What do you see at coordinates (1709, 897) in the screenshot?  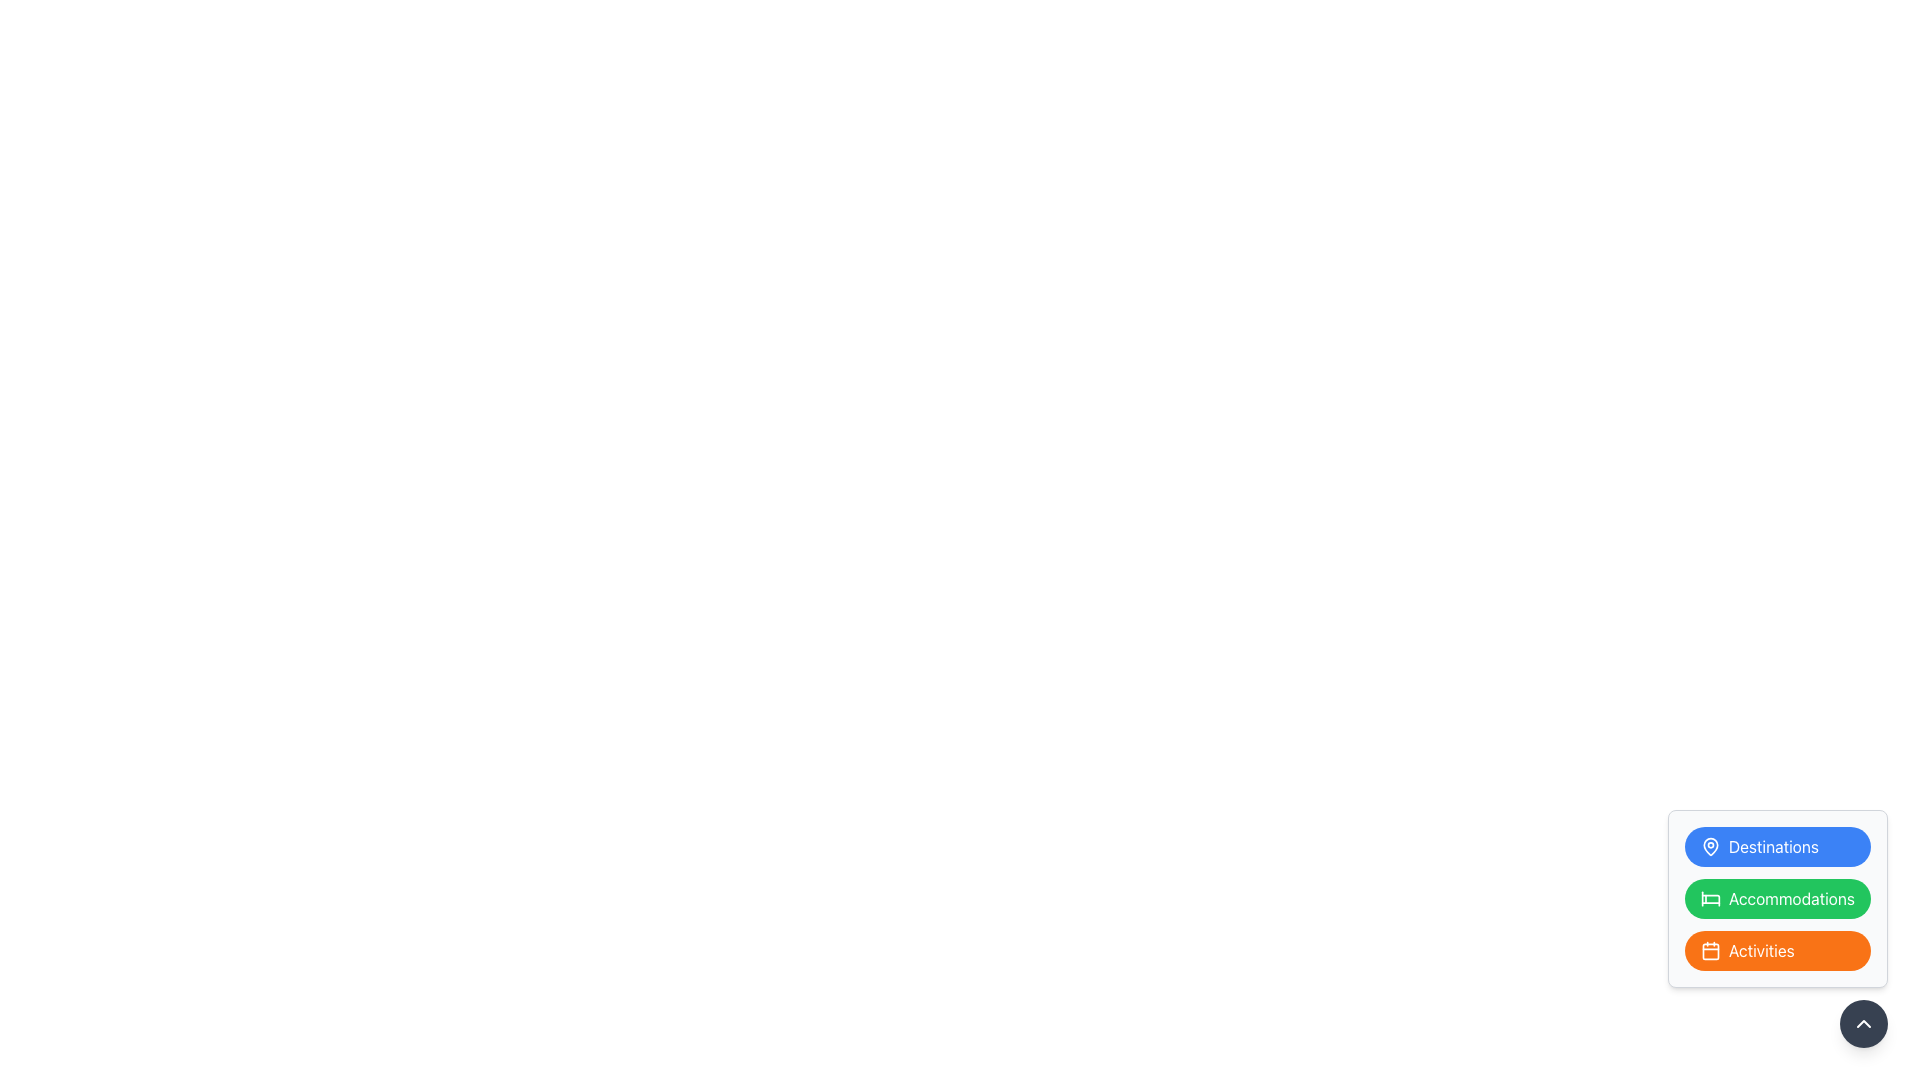 I see `the 'Accommodations' icon located on the left side of the button's text within the green button` at bounding box center [1709, 897].